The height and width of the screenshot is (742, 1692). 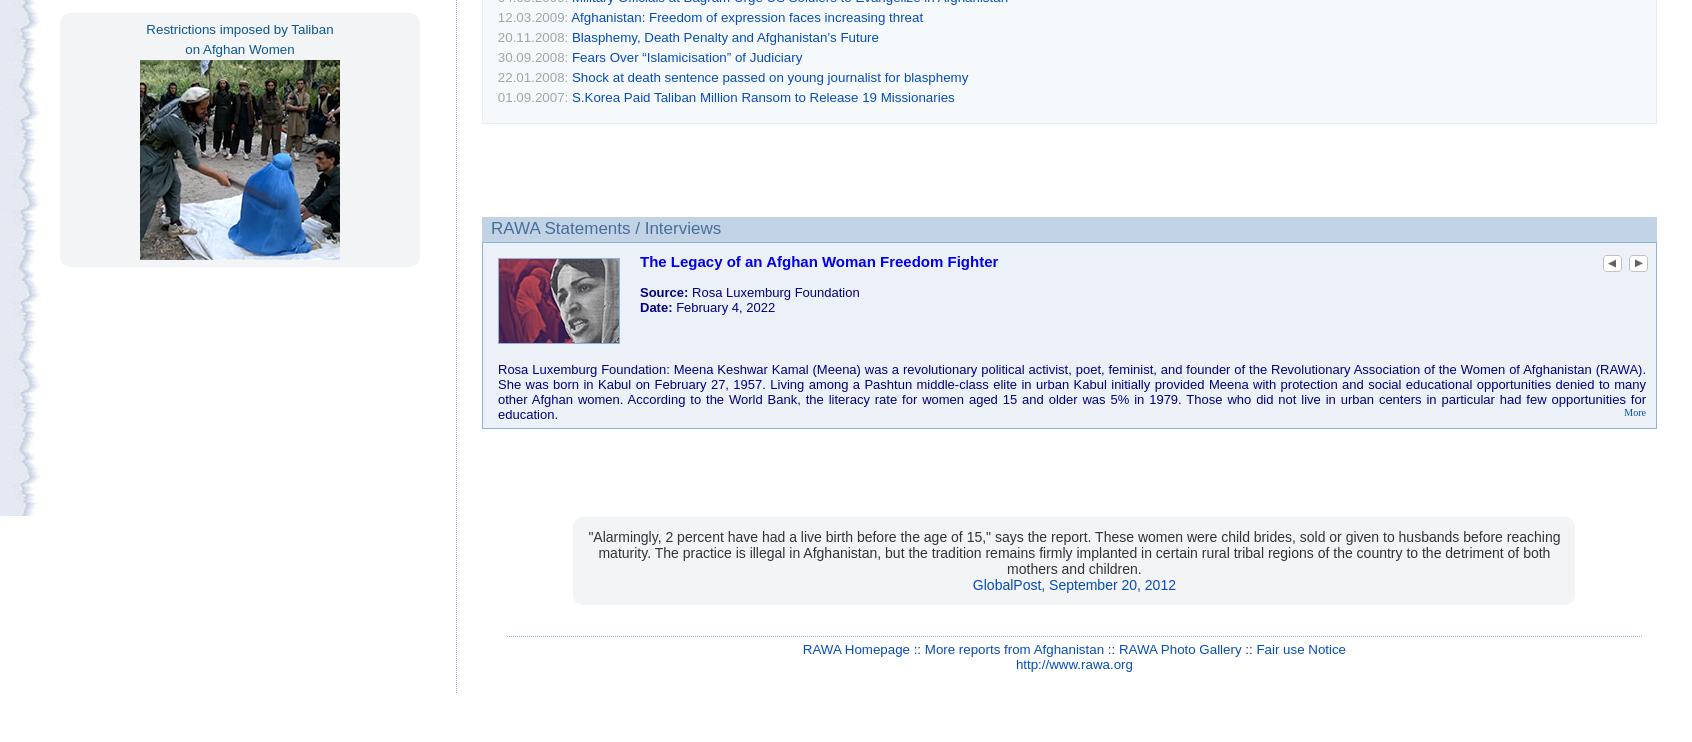 What do you see at coordinates (854, 648) in the screenshot?
I see `'RAWA Homepage'` at bounding box center [854, 648].